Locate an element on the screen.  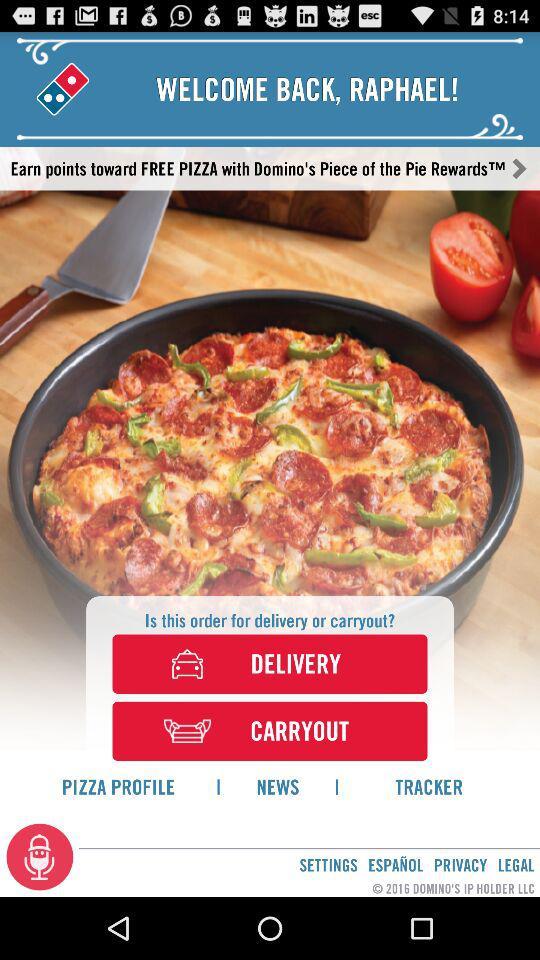
icon to the left of the settings icon is located at coordinates (40, 855).